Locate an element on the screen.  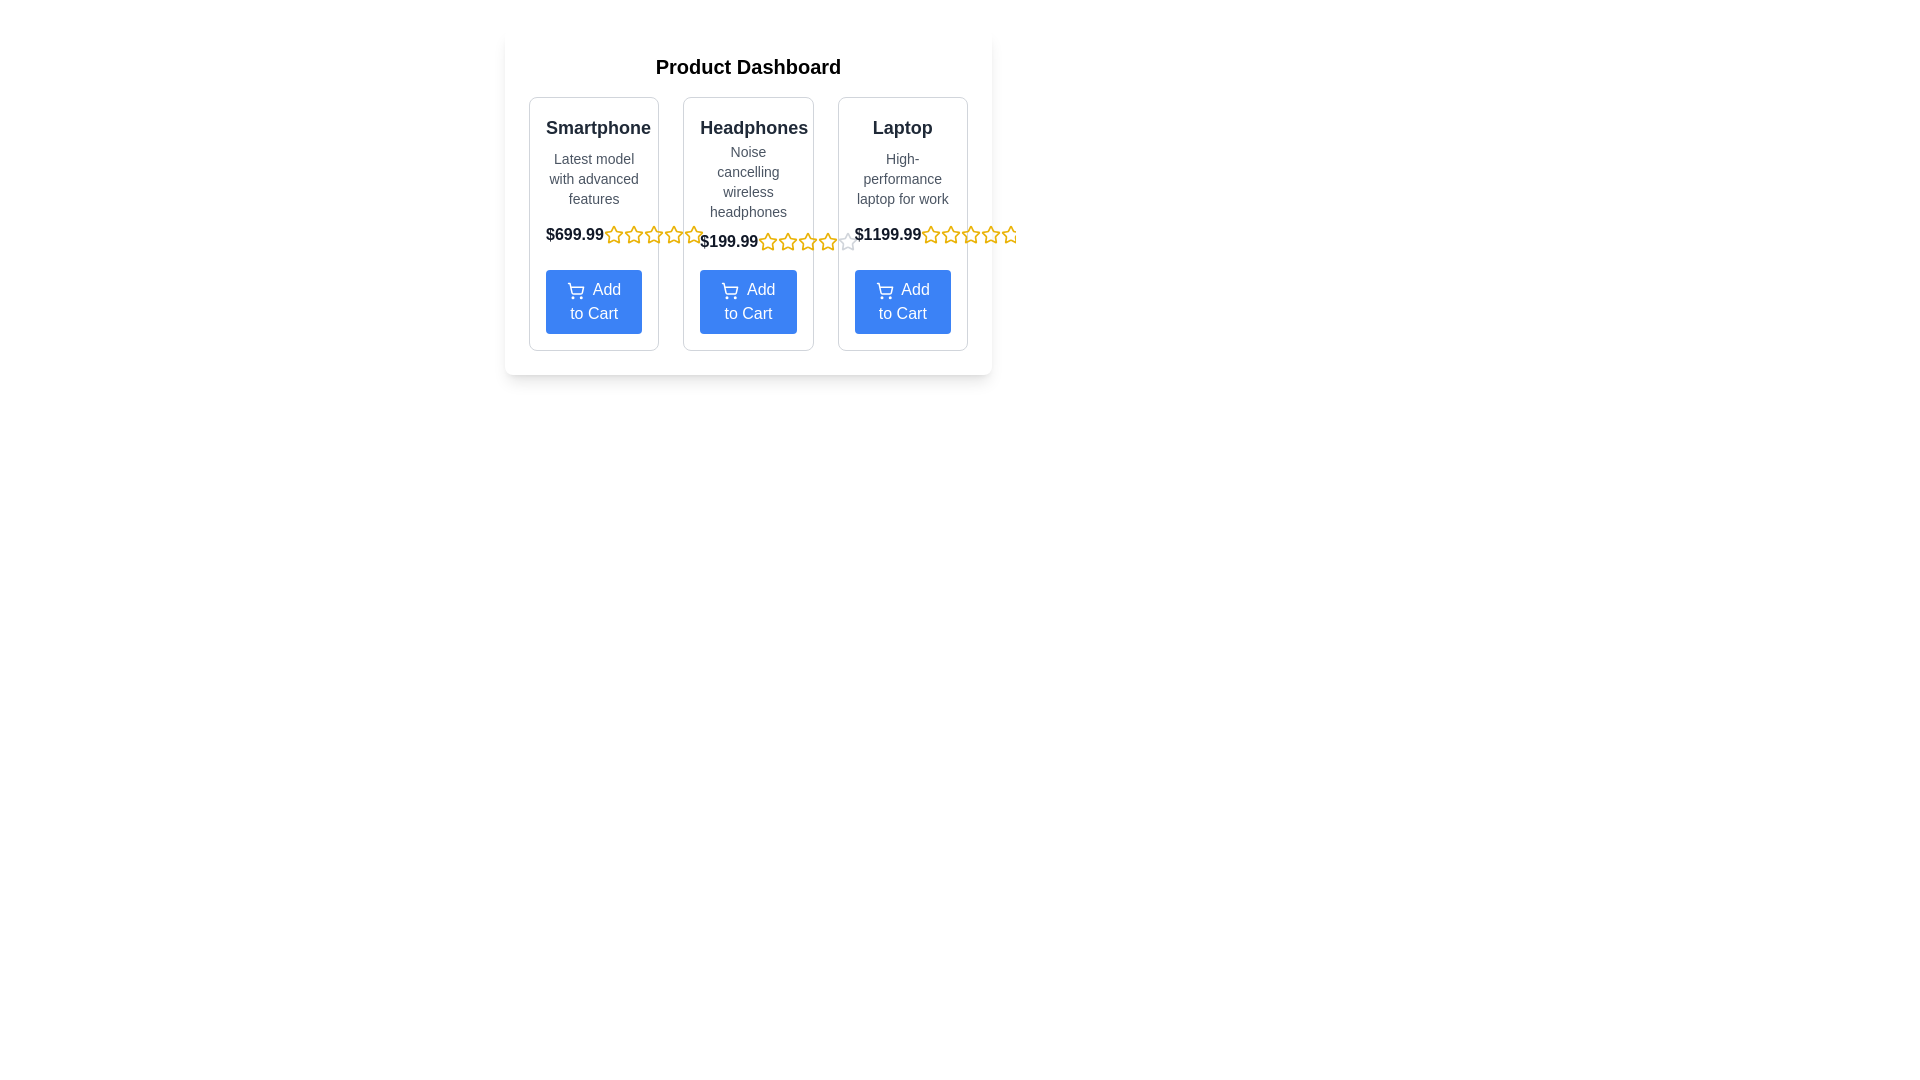
the text label that provides descriptive information about the laptop product, located beneath the title 'Laptop' and above the pricing and action elements is located at coordinates (901, 177).